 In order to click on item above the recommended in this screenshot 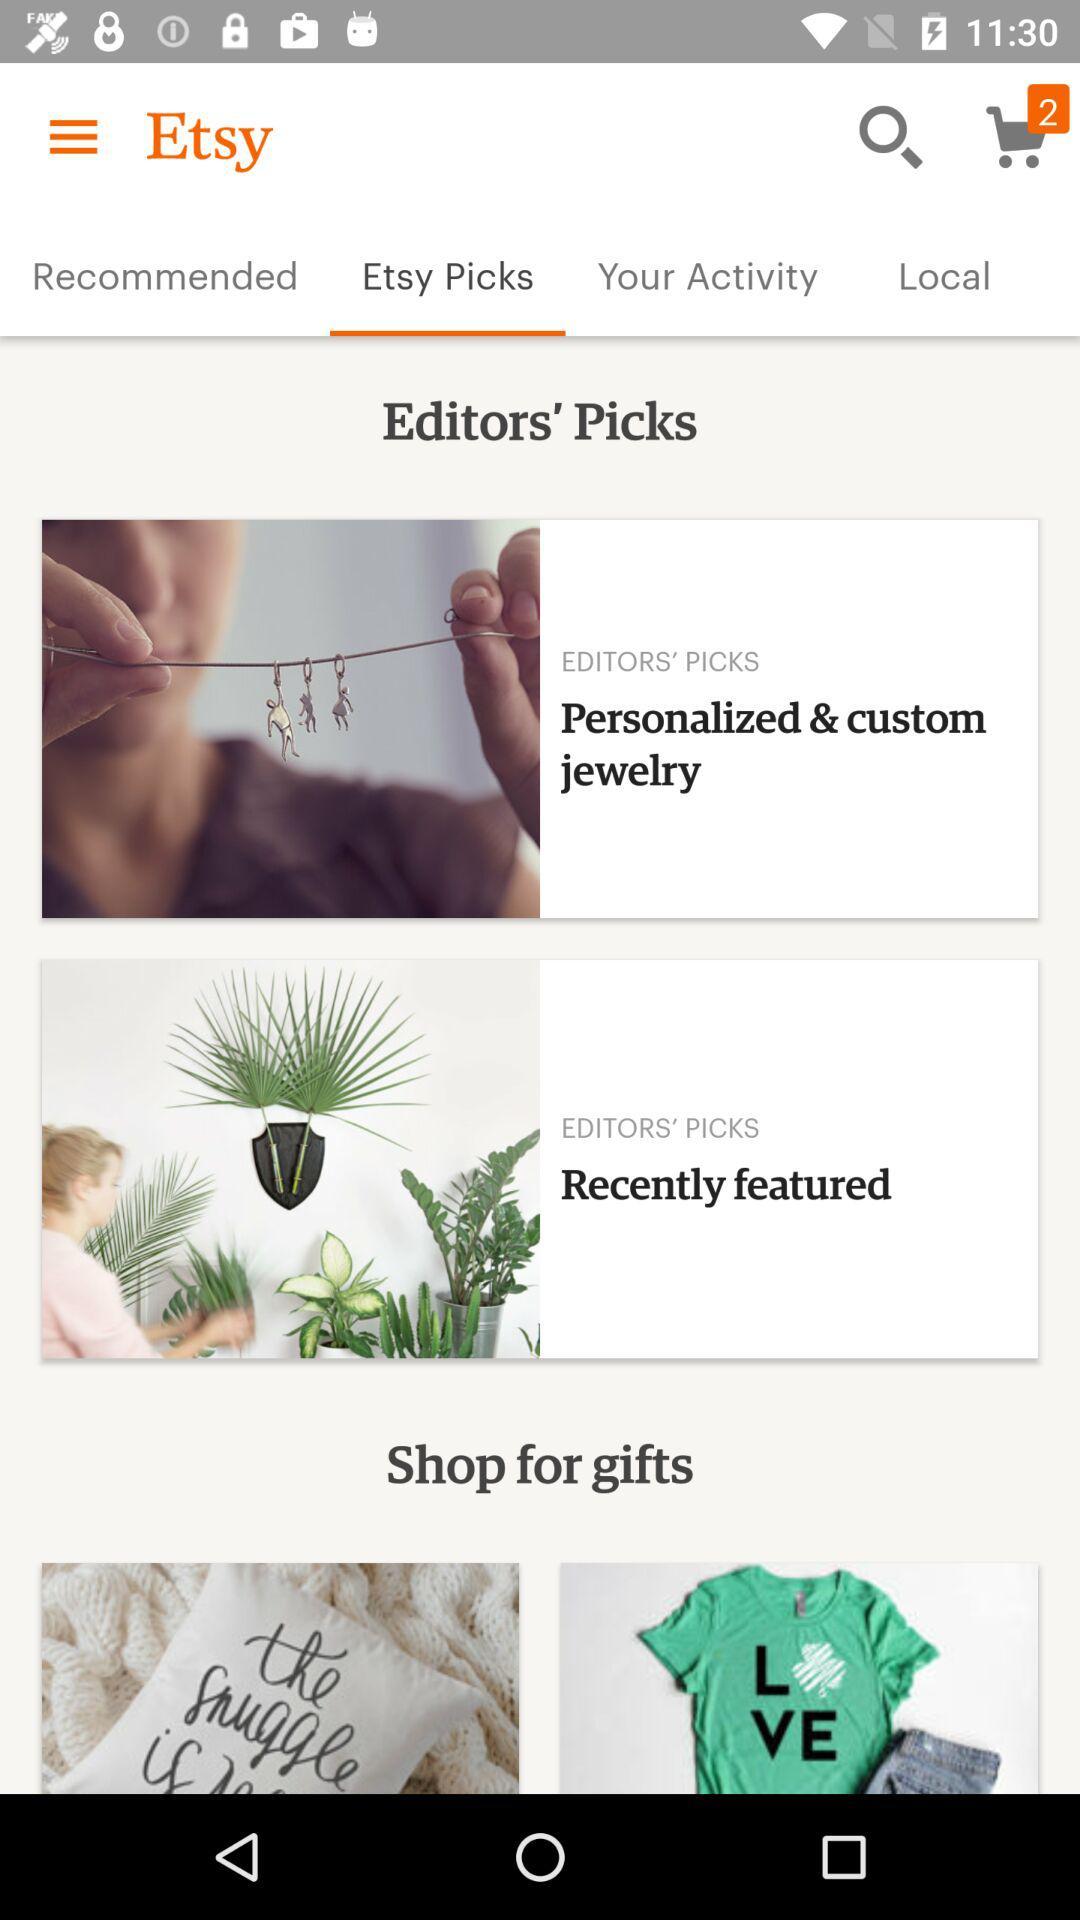, I will do `click(72, 135)`.